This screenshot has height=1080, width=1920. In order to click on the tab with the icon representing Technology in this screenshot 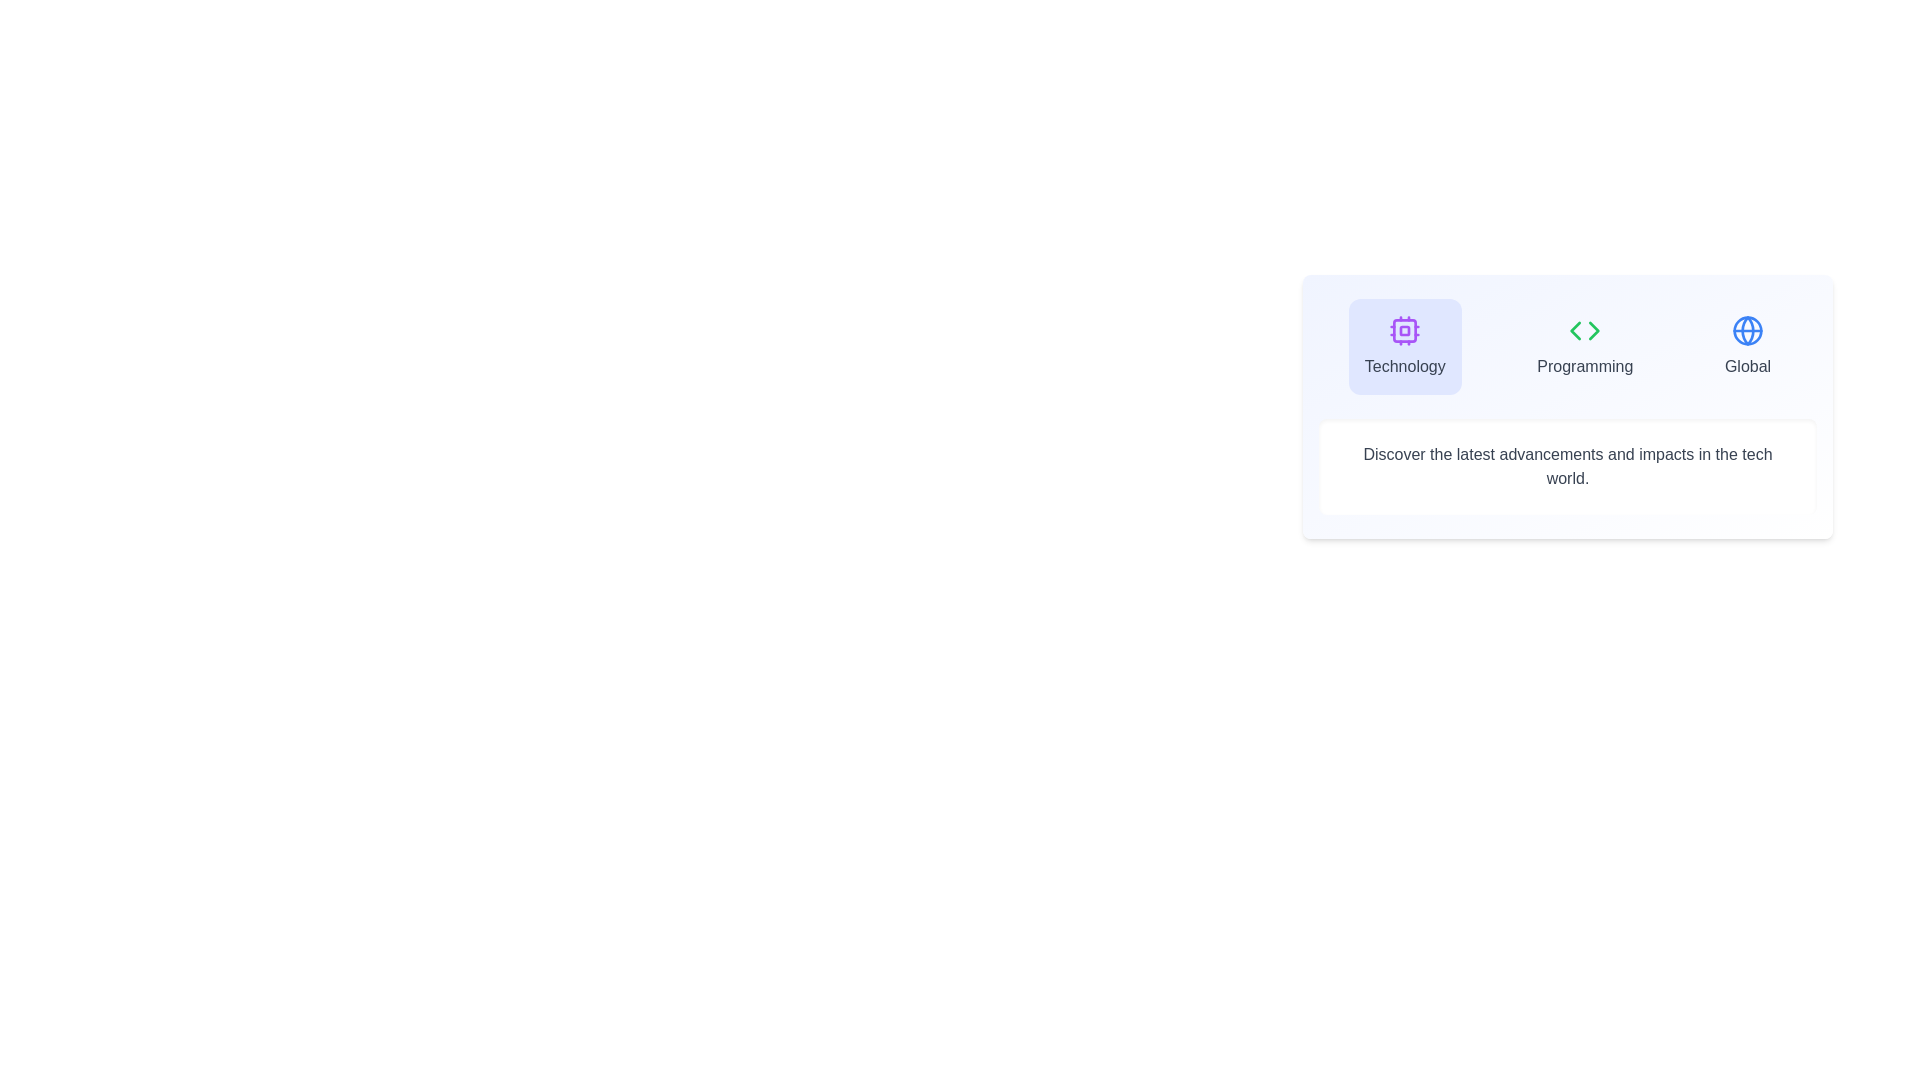, I will do `click(1404, 346)`.